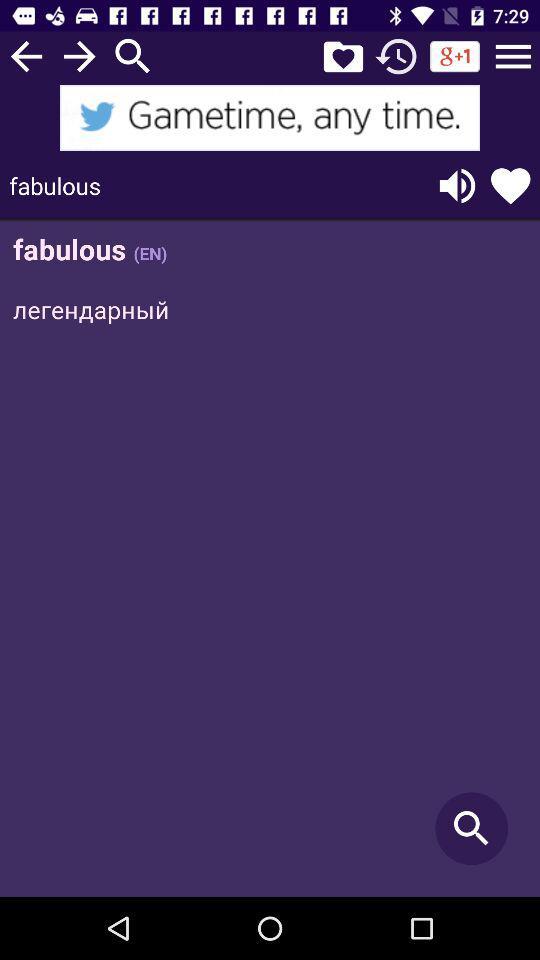 This screenshot has width=540, height=960. Describe the element at coordinates (510, 185) in the screenshot. I see `the favorite icon` at that location.